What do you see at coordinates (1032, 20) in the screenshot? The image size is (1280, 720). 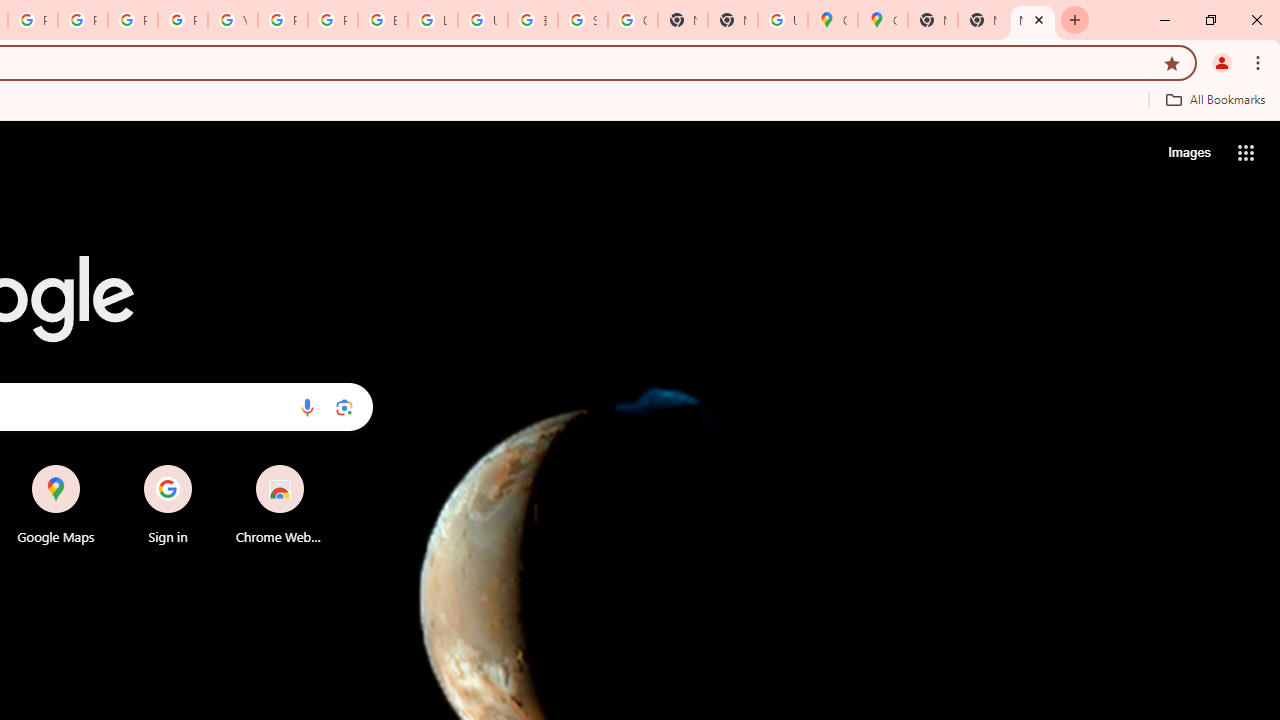 I see `'New Tab'` at bounding box center [1032, 20].